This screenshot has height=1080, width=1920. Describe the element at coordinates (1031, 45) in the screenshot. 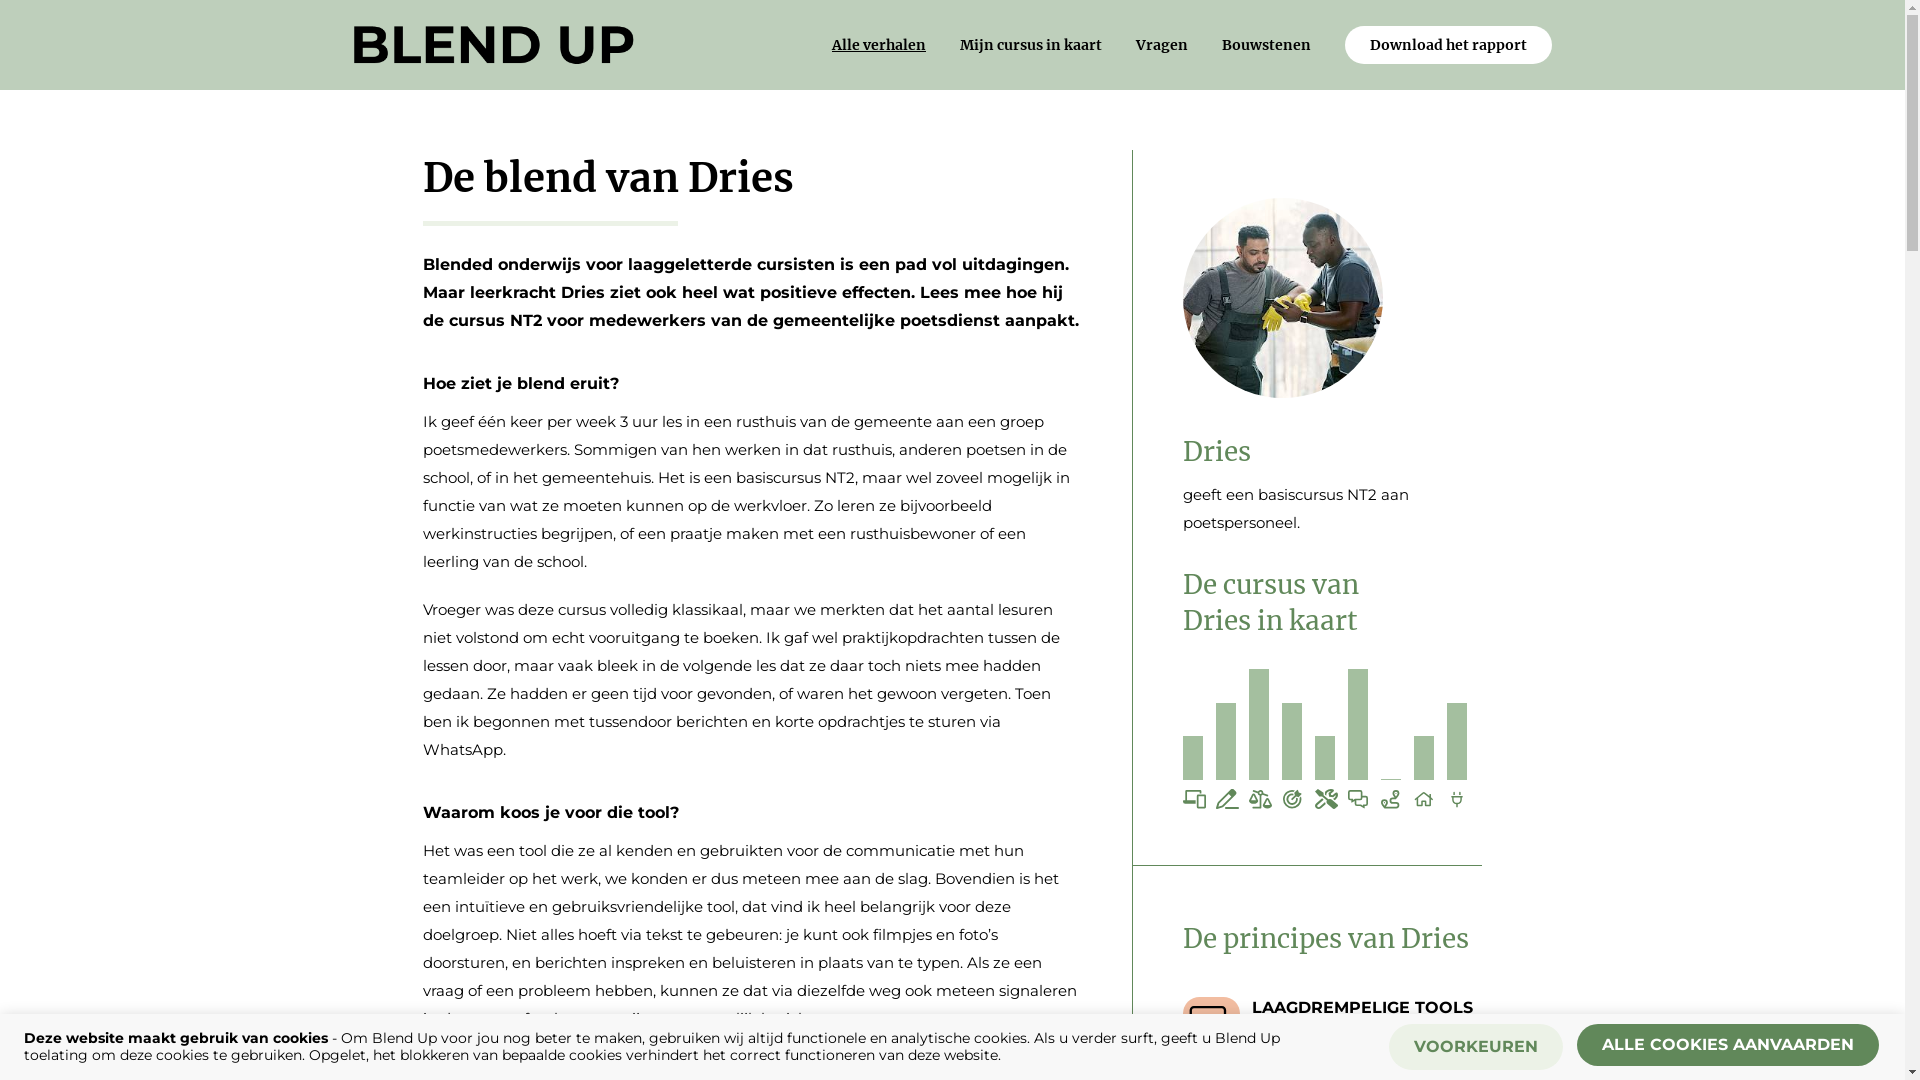

I see `'Mijn cursus in kaart'` at that location.